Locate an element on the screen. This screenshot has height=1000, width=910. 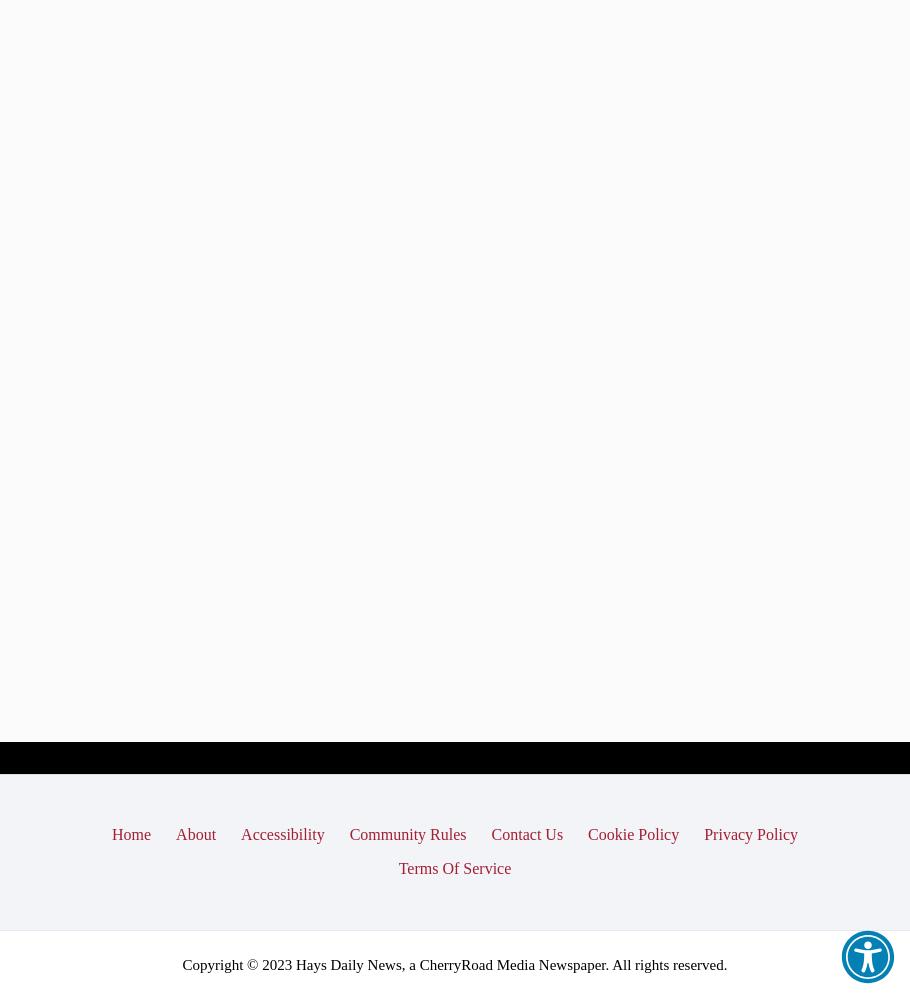
'Home' is located at coordinates (112, 833).